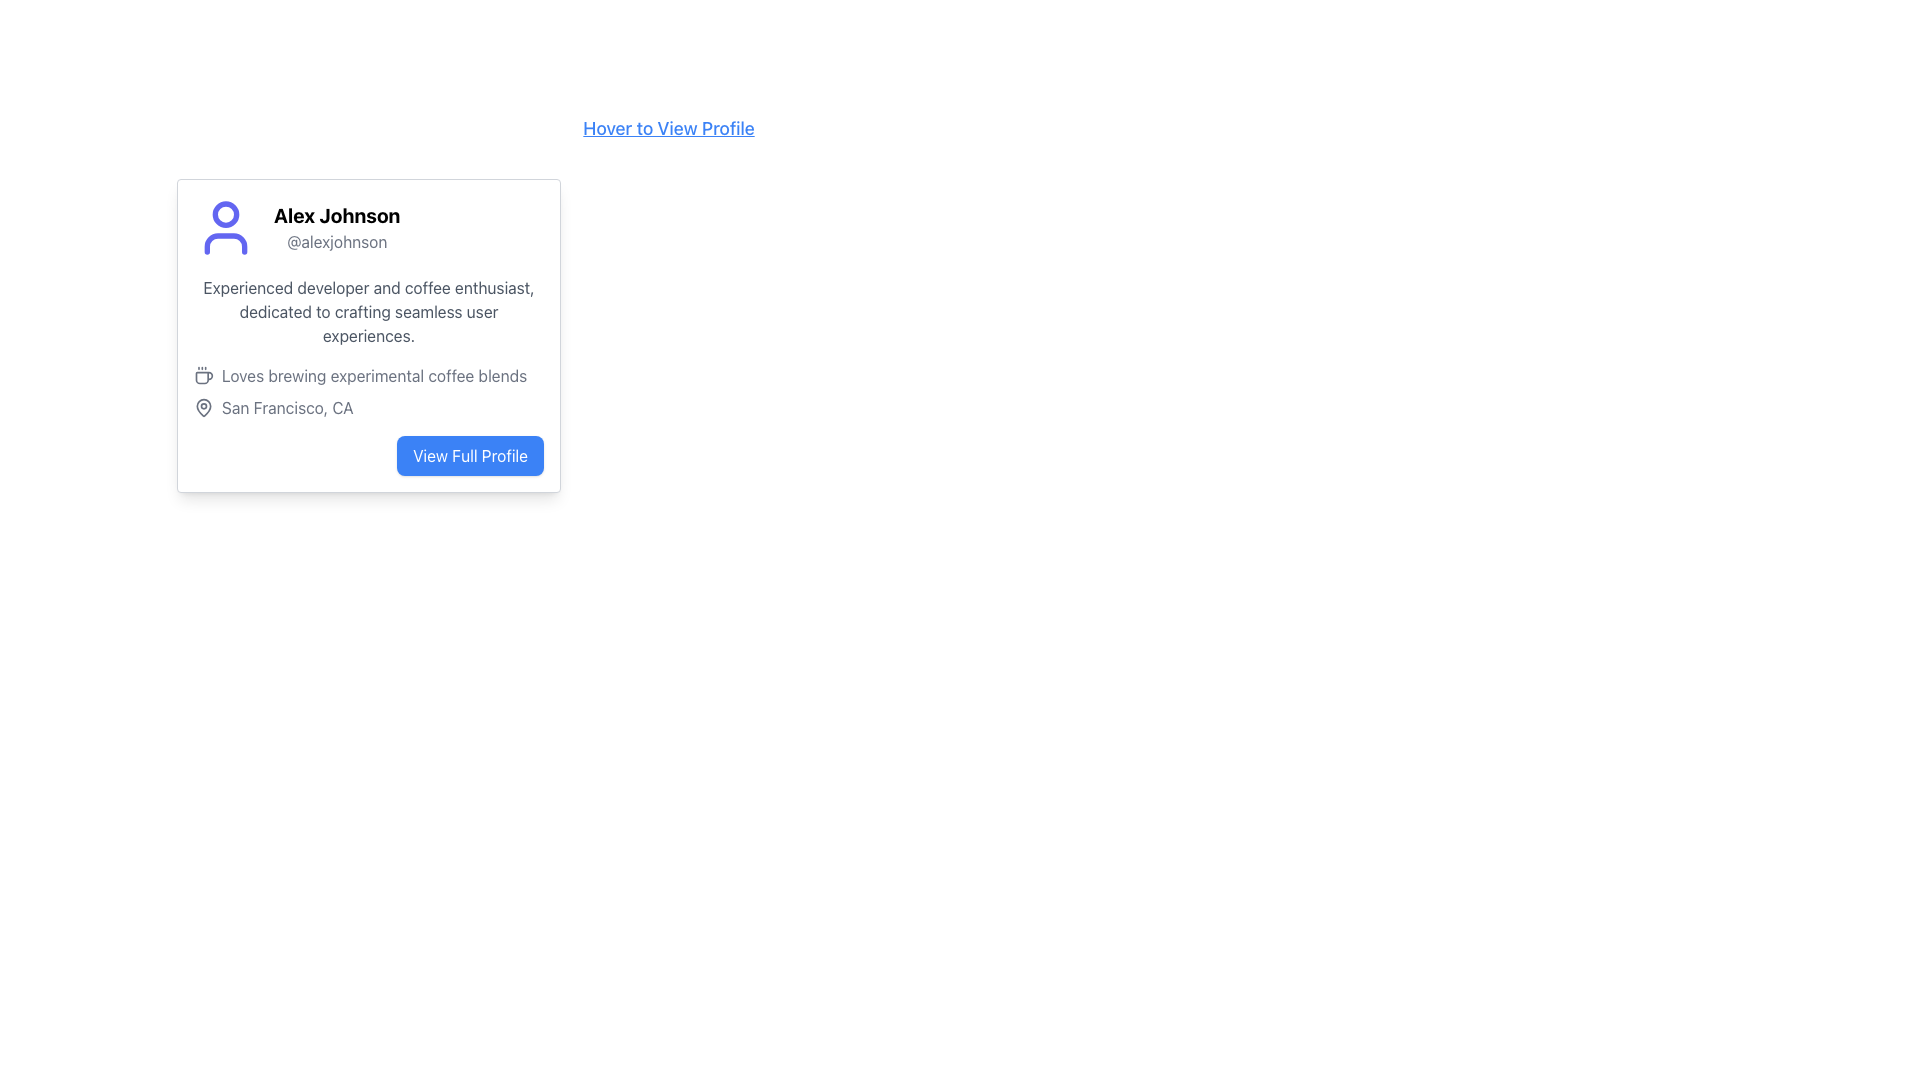  Describe the element at coordinates (286, 407) in the screenshot. I see `the Static Text Label displaying 'San Francisco, CA', which is styled in gray and located below the text 'Loves brewing experimental coffee blends.'` at that location.